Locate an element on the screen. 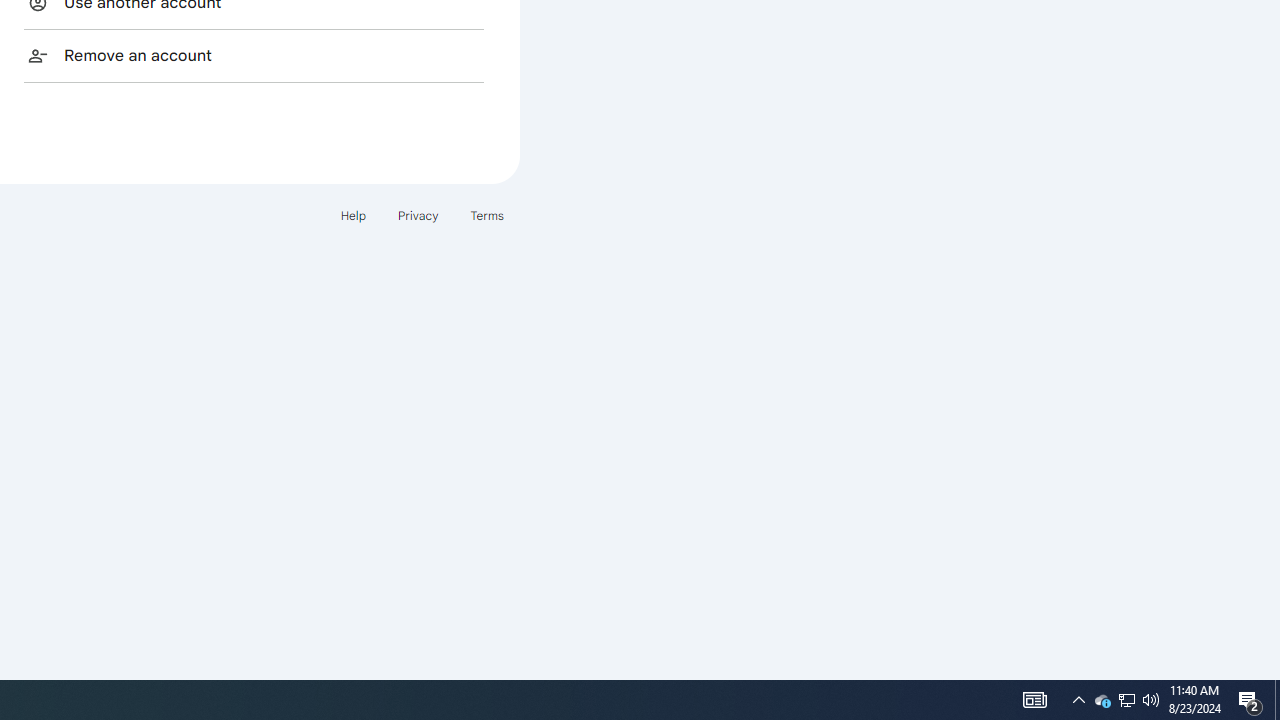 The height and width of the screenshot is (720, 1280). 'Remove an account' is located at coordinates (253, 54).